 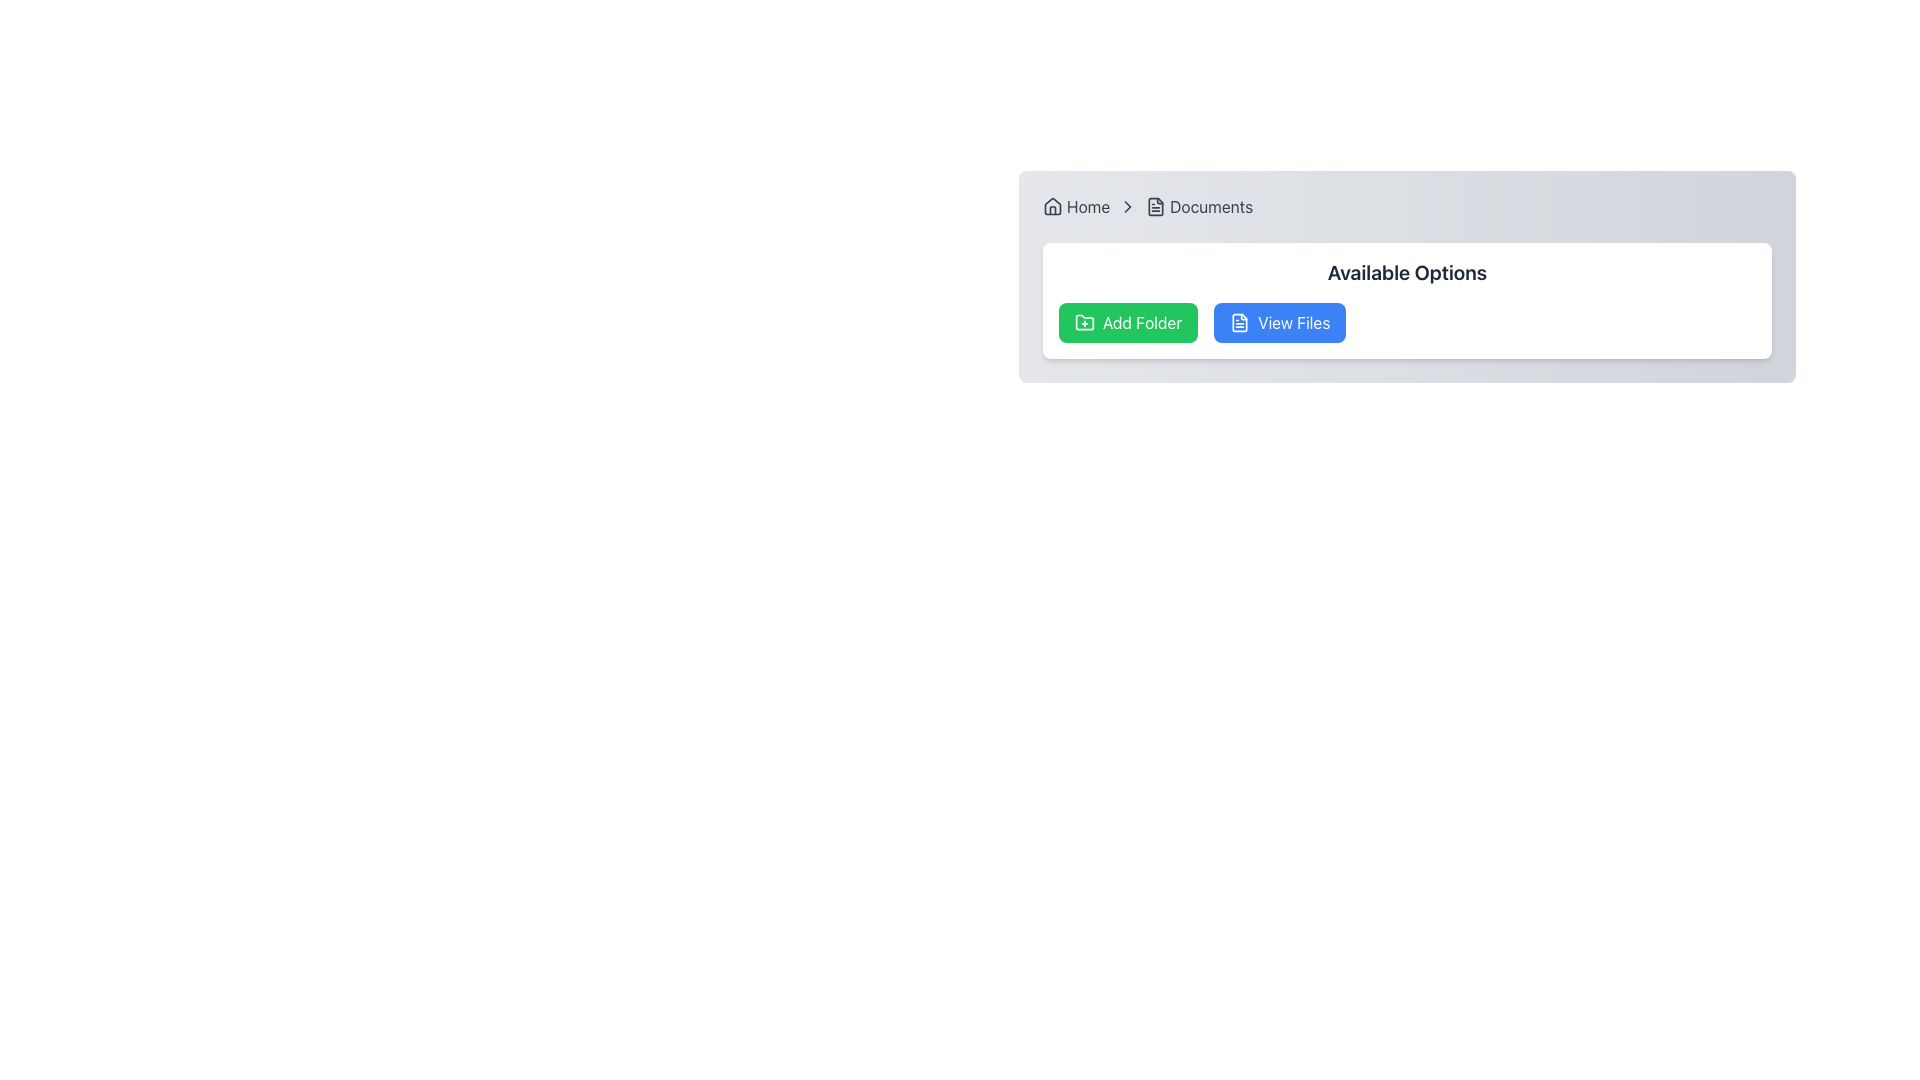 I want to click on the 'View Files' button, so click(x=1239, y=322).